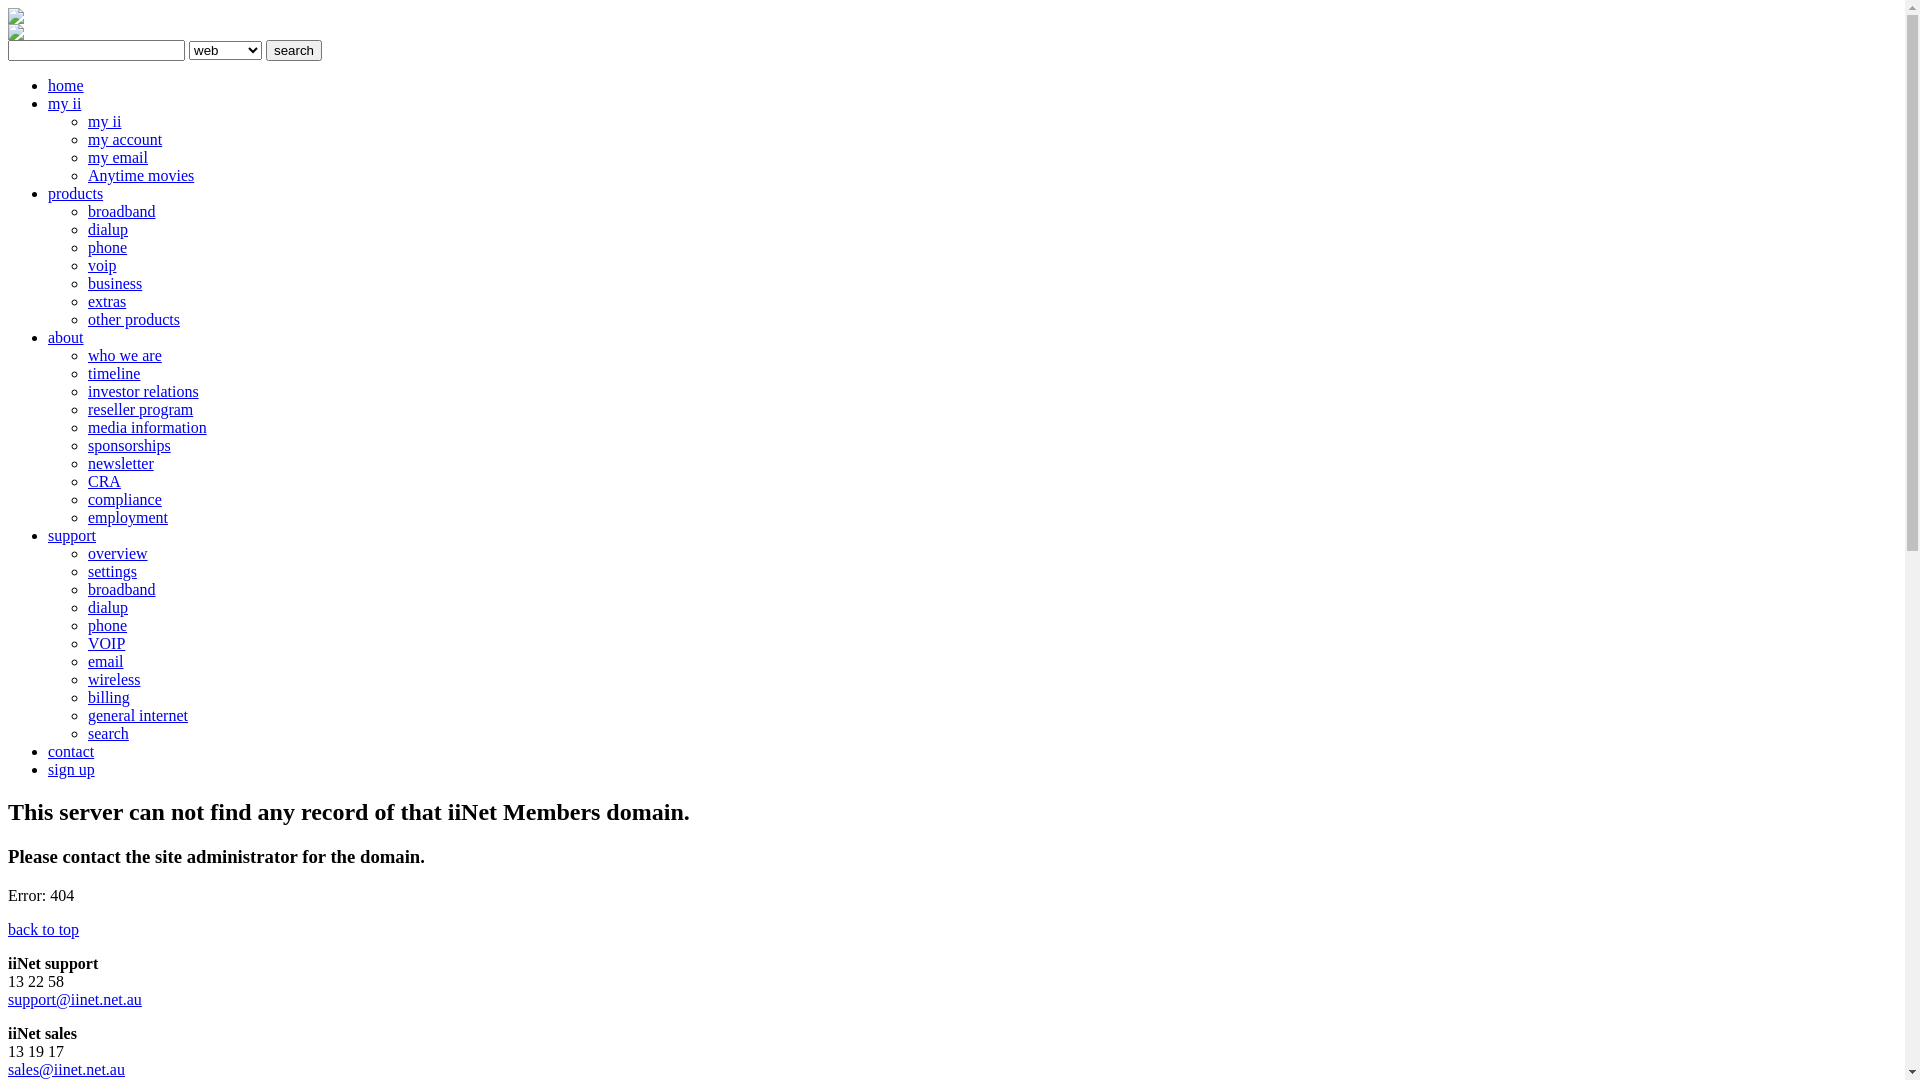 Image resolution: width=1920 pixels, height=1080 pixels. Describe the element at coordinates (86, 211) in the screenshot. I see `'broadband'` at that location.